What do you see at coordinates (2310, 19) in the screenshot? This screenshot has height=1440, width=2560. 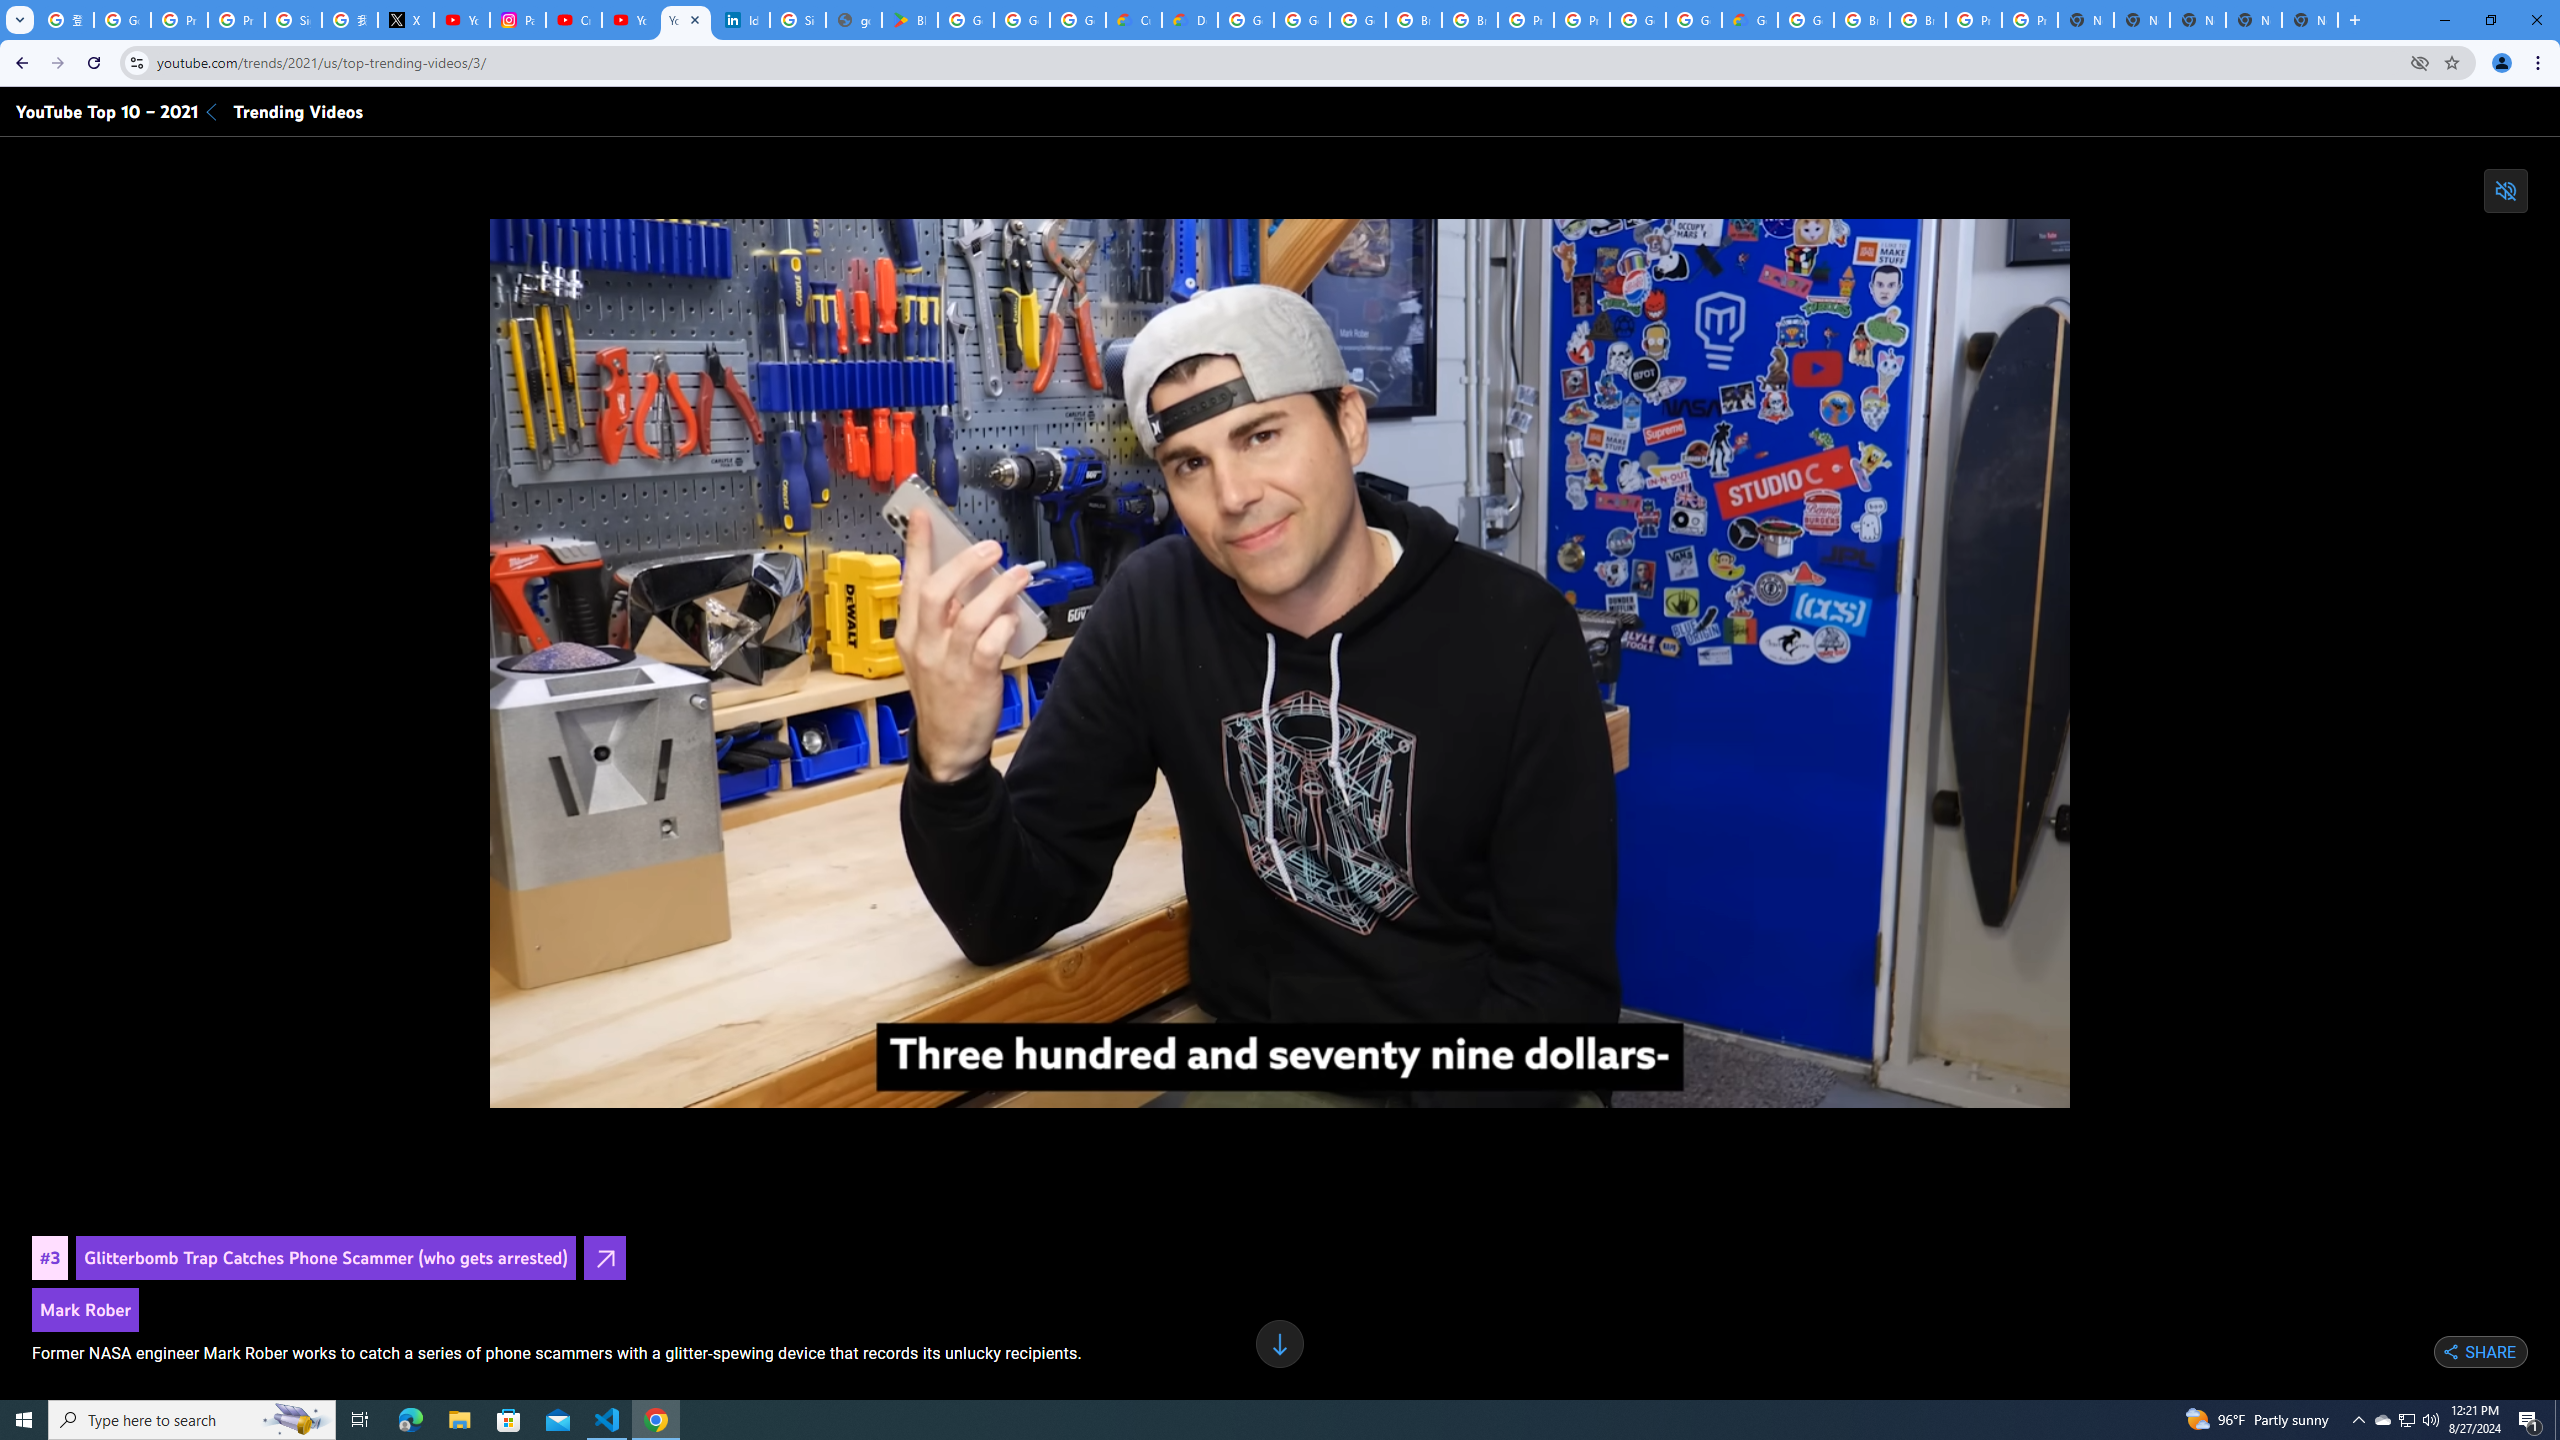 I see `'New Tab'` at bounding box center [2310, 19].